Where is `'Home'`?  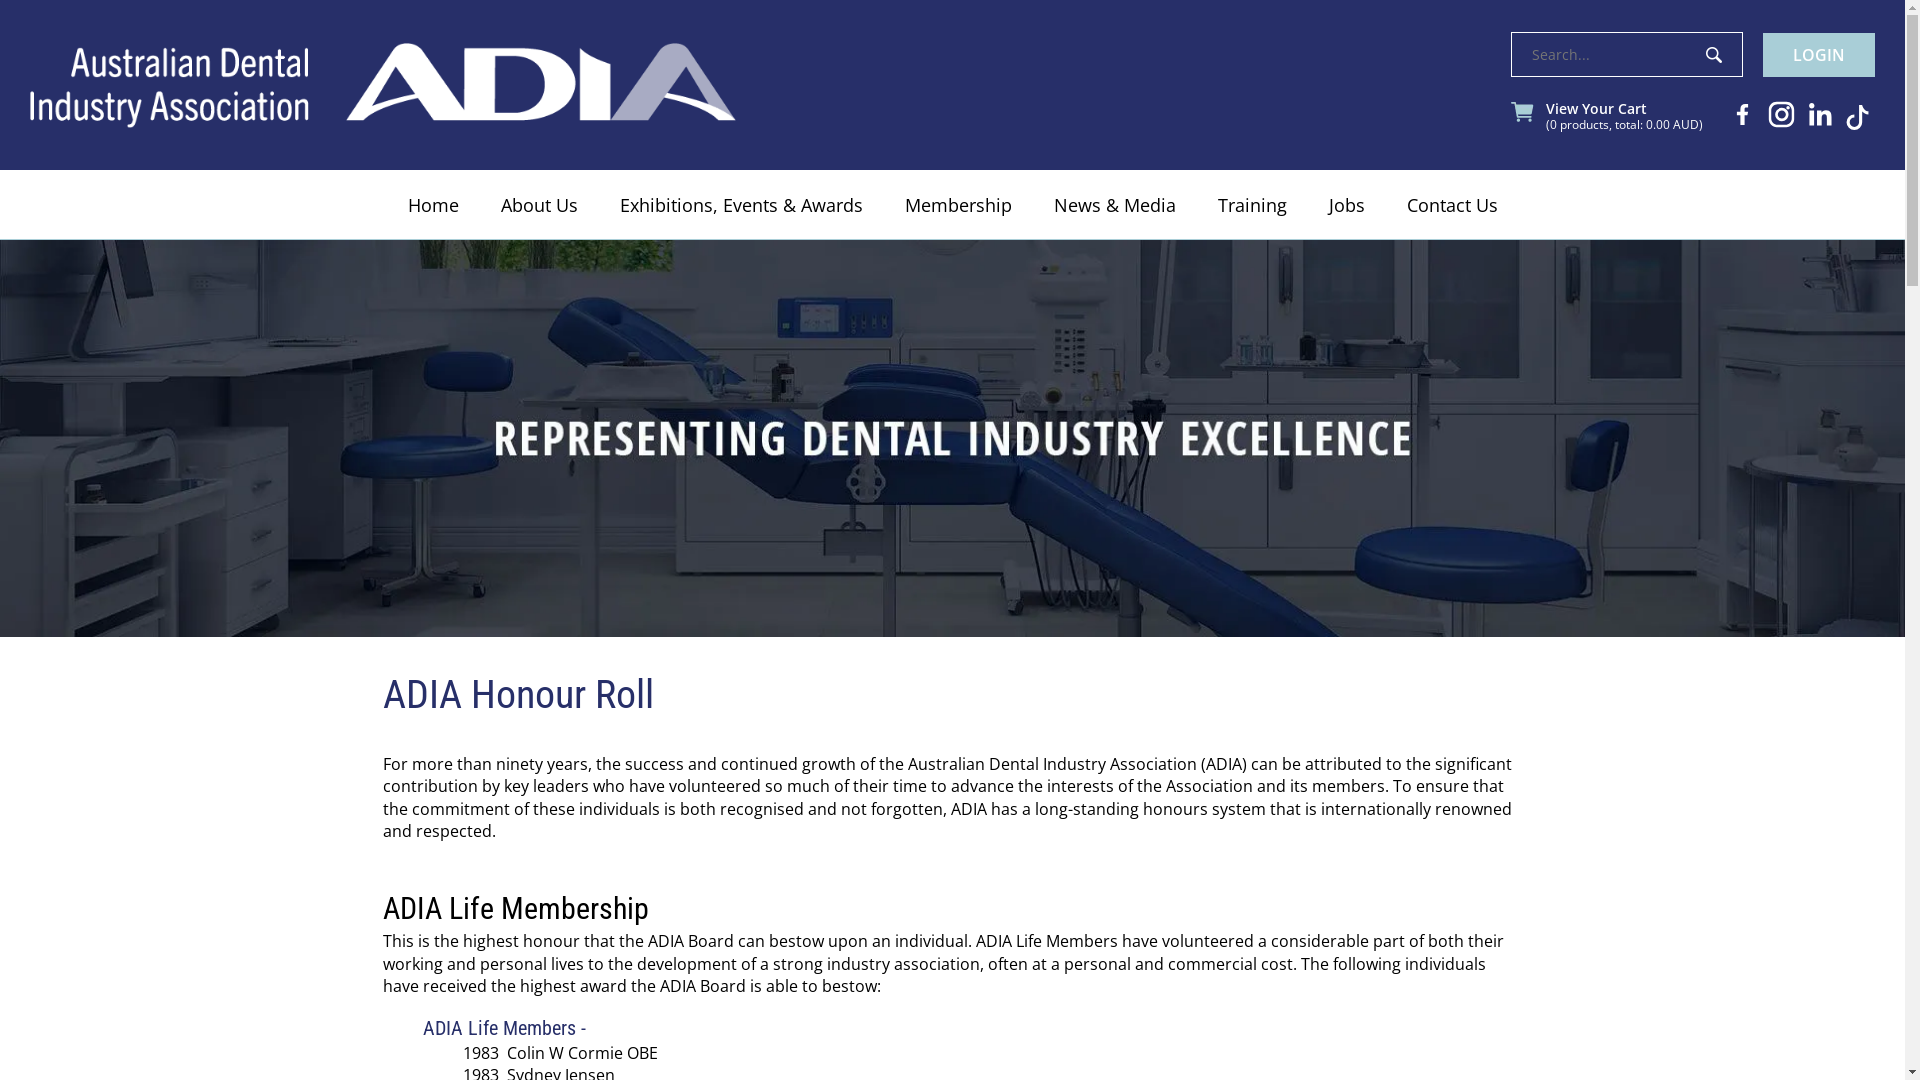 'Home' is located at coordinates (431, 204).